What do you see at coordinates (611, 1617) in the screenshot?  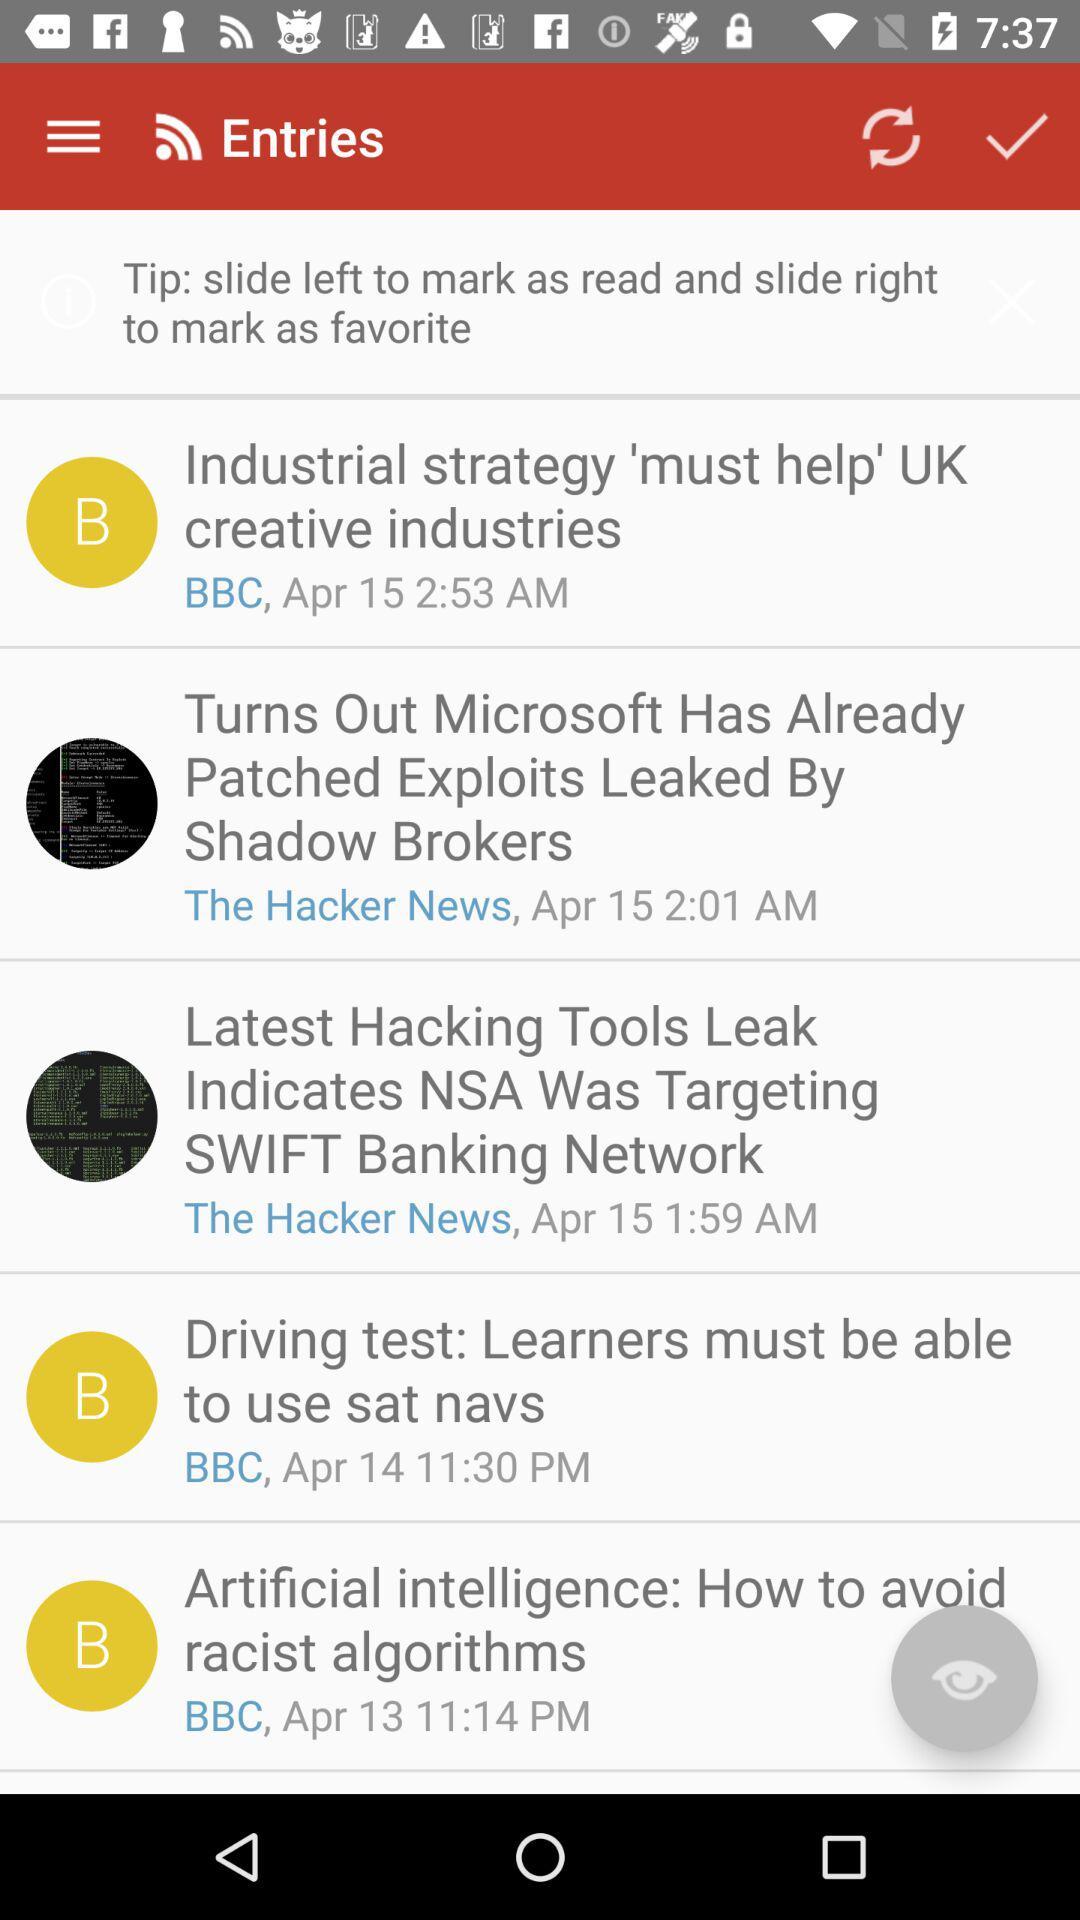 I see `app above the bbc apr 13 icon` at bounding box center [611, 1617].